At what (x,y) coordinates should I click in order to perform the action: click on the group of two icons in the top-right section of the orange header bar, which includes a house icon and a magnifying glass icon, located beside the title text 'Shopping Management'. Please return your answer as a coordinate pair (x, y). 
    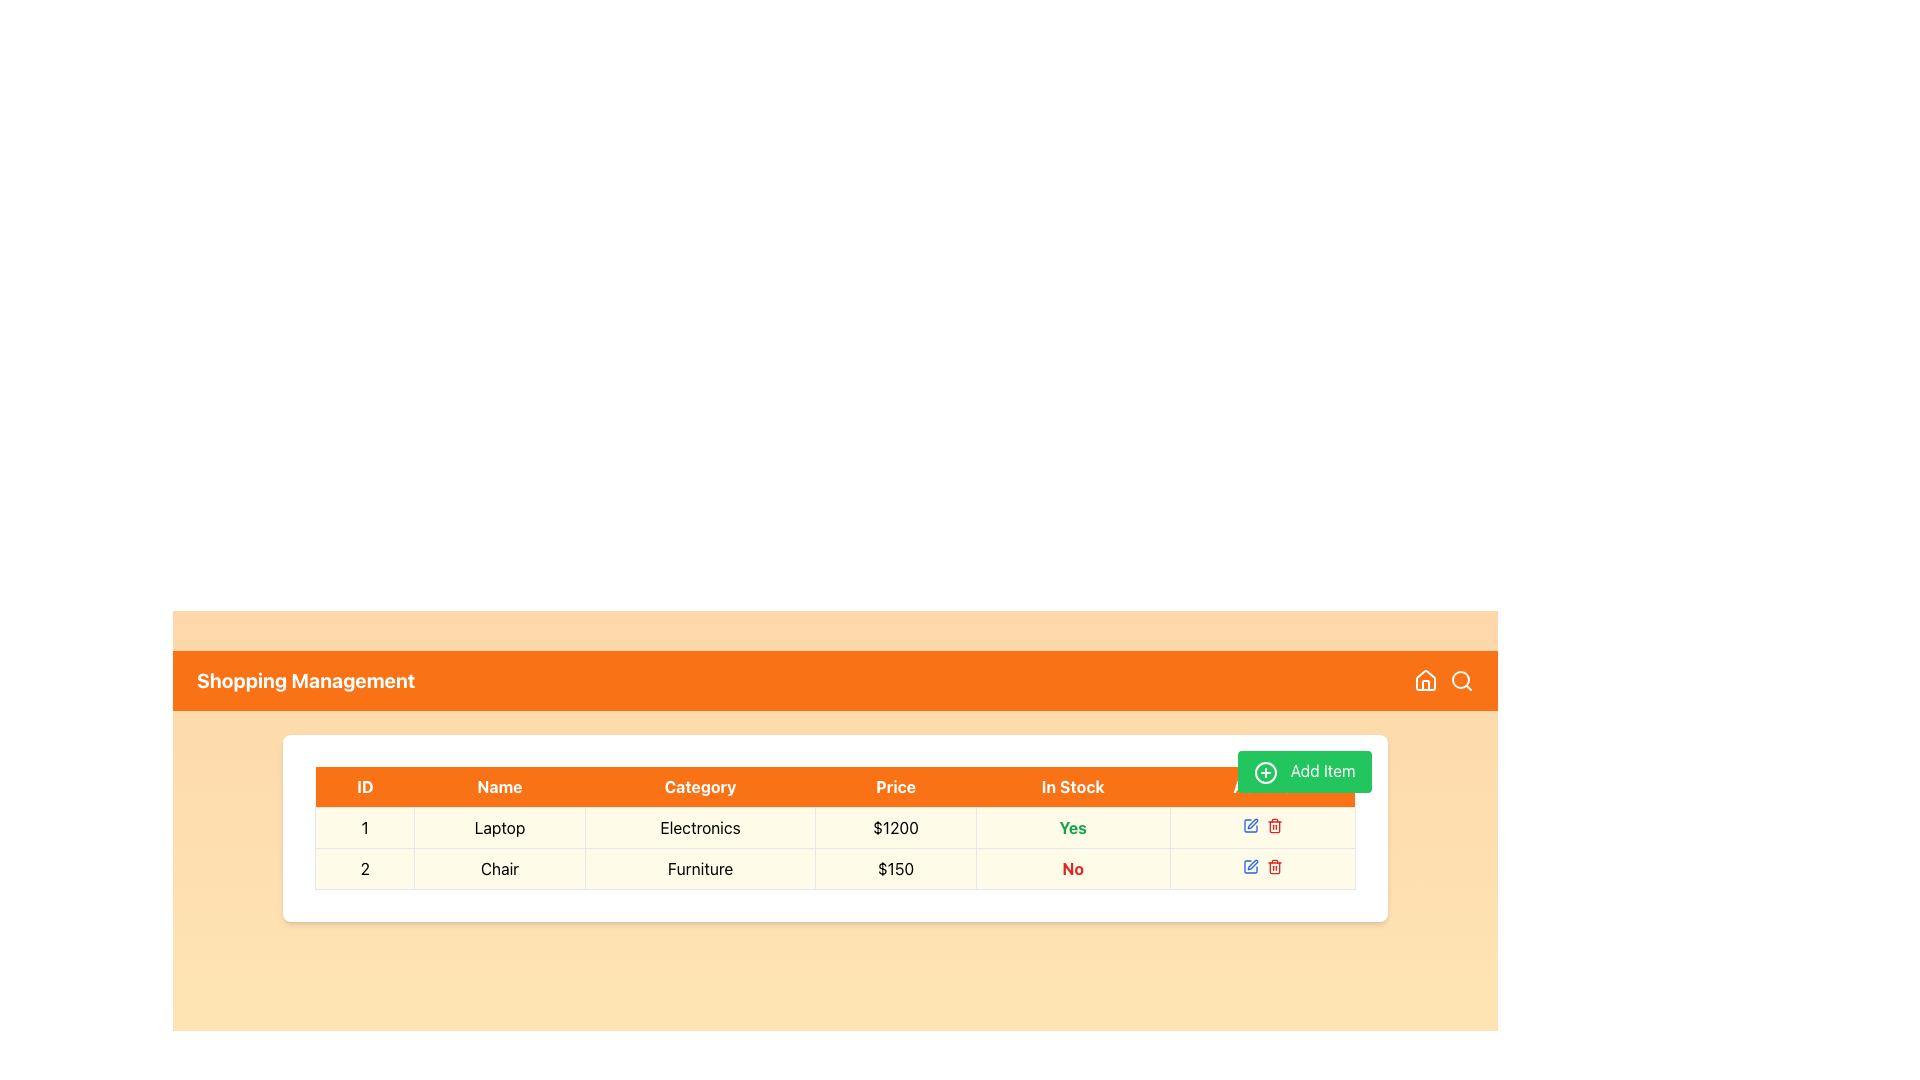
    Looking at the image, I should click on (1444, 680).